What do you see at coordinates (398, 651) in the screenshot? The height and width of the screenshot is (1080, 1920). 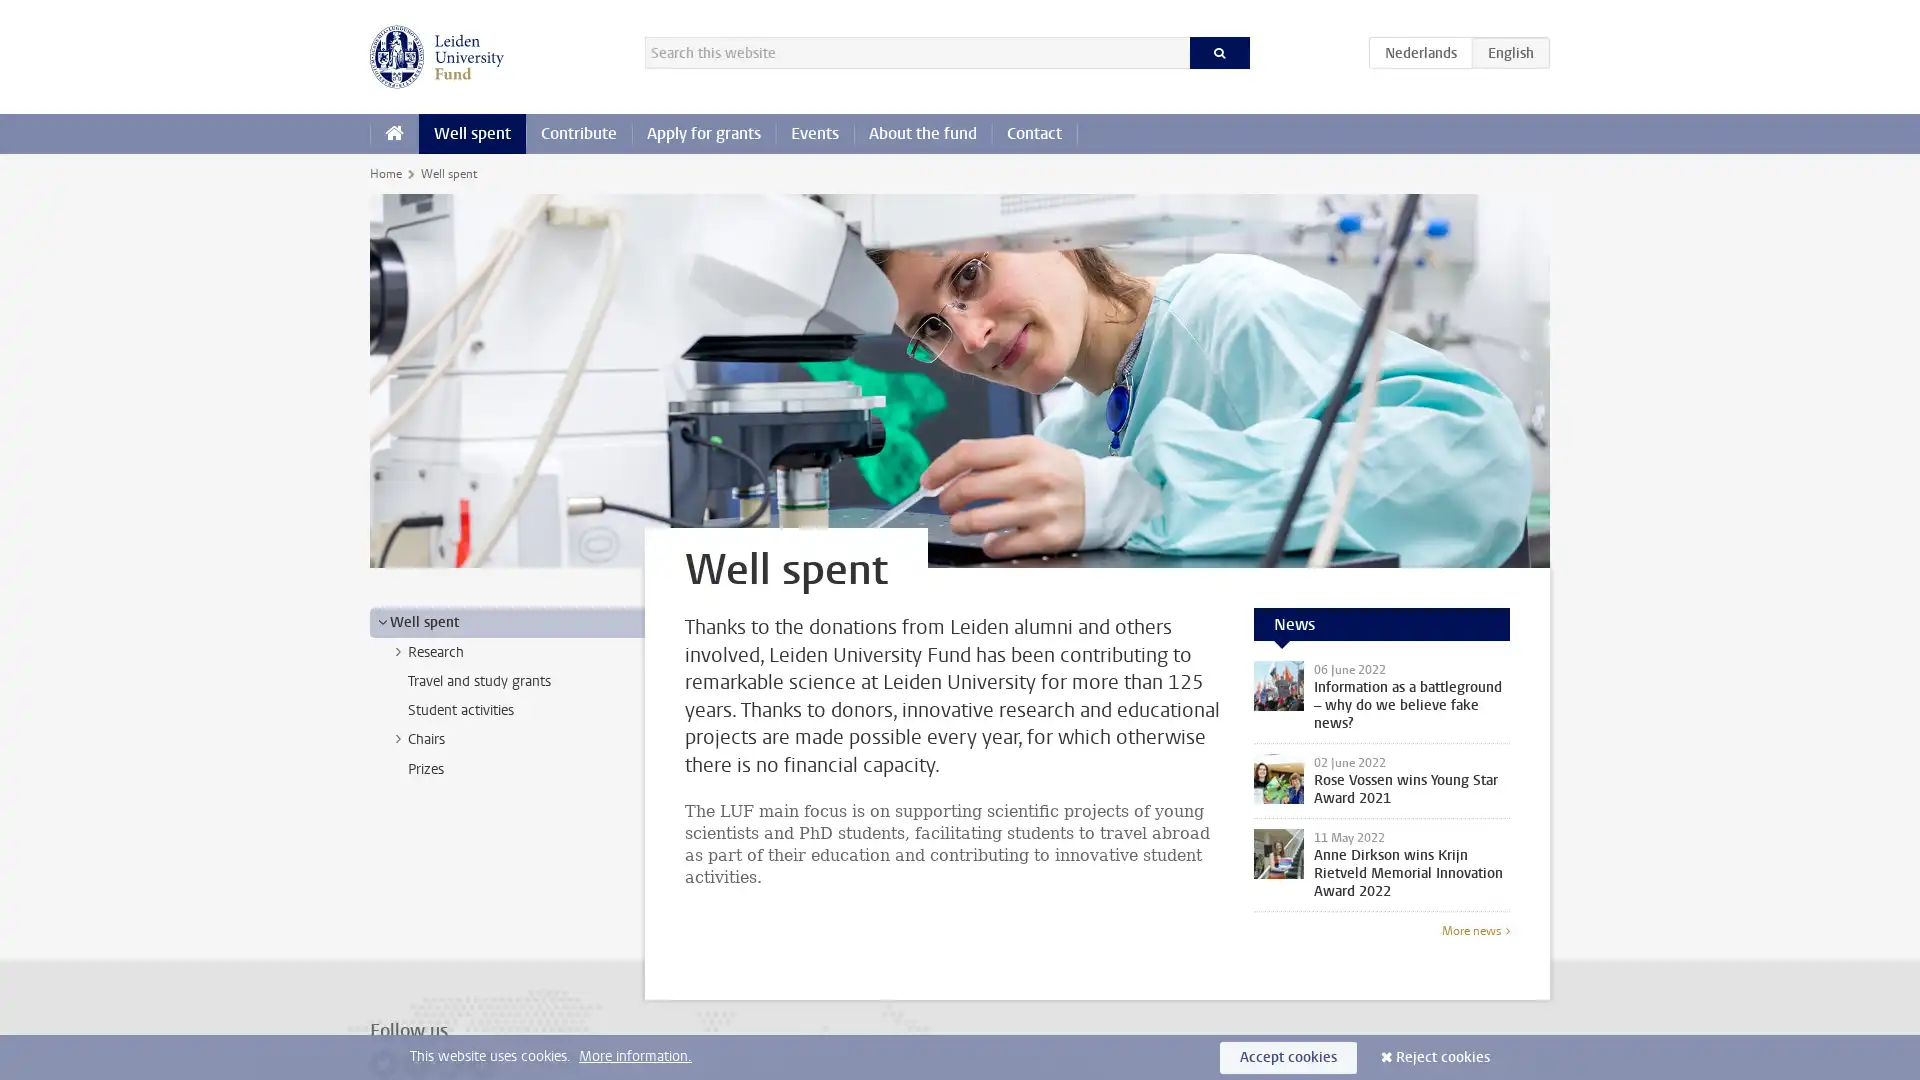 I see `>` at bounding box center [398, 651].